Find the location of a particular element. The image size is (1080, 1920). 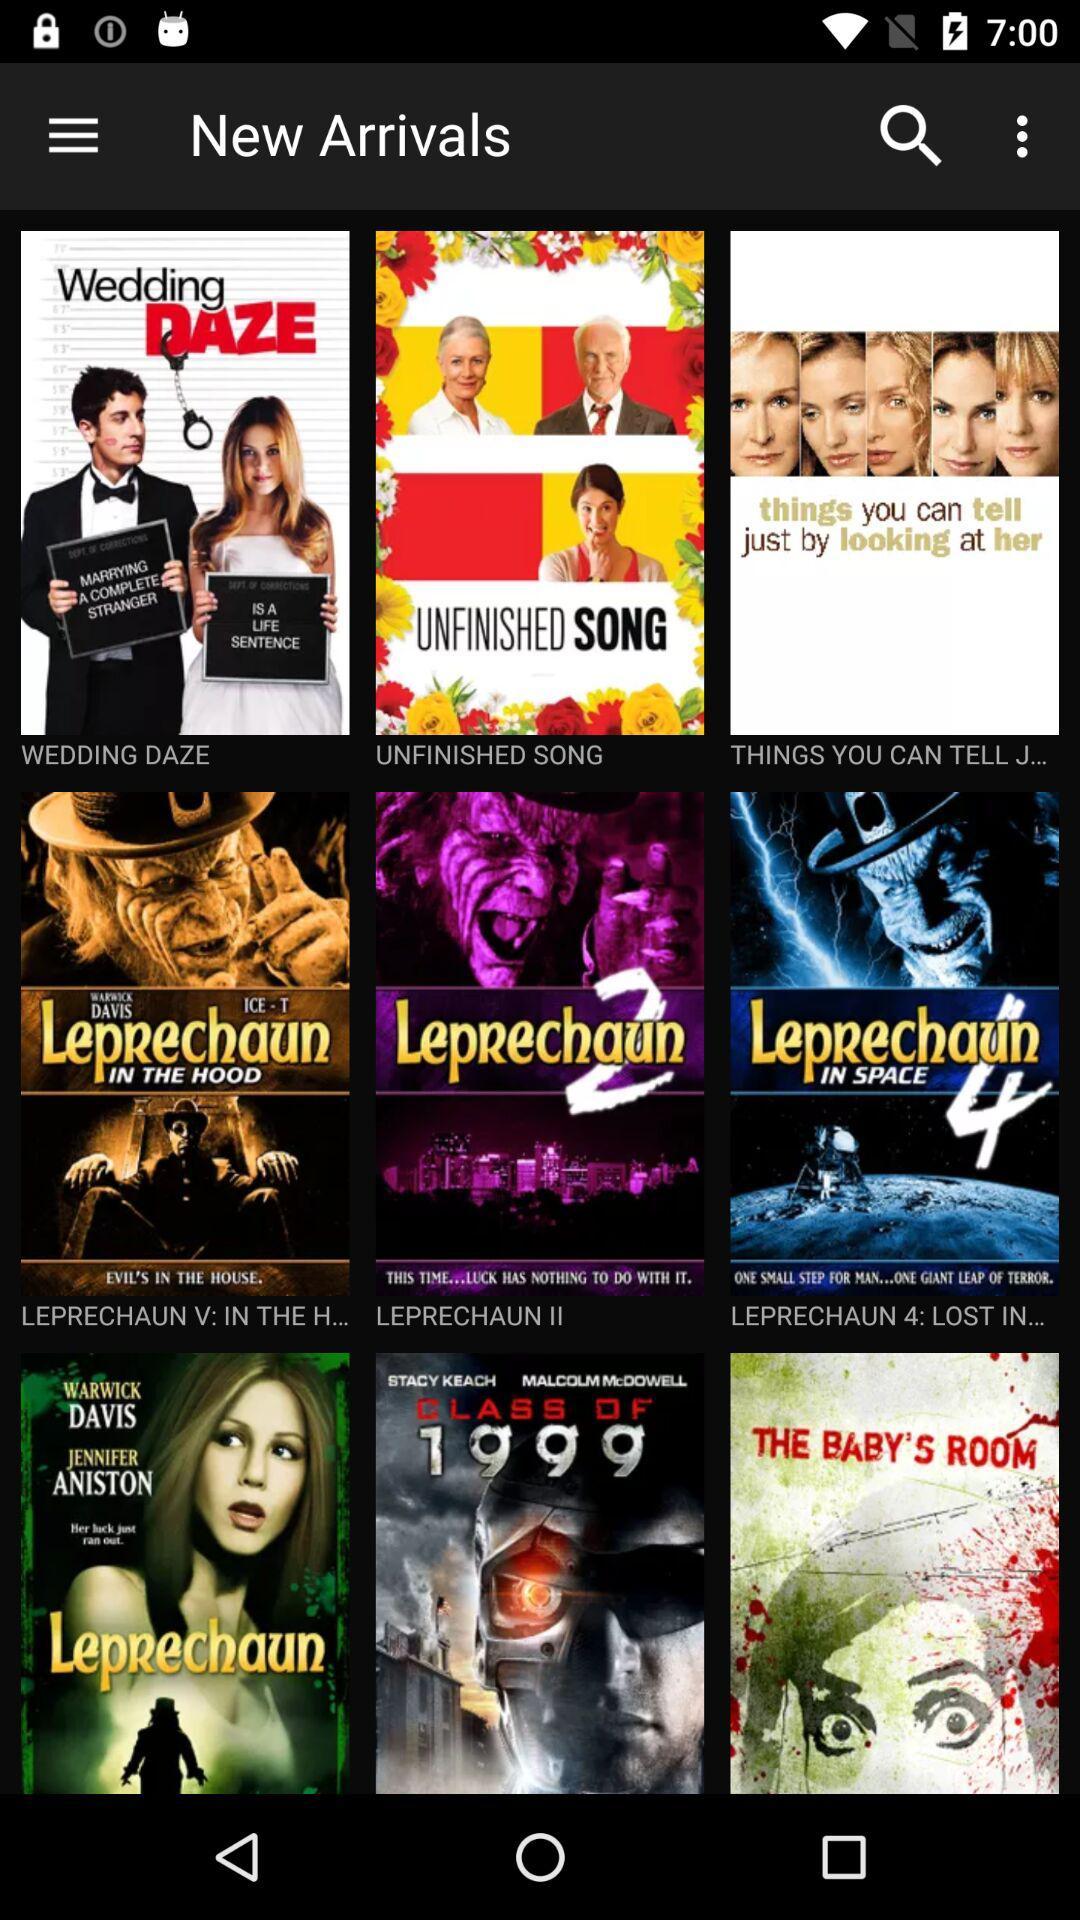

the avatar icon is located at coordinates (311, 500).